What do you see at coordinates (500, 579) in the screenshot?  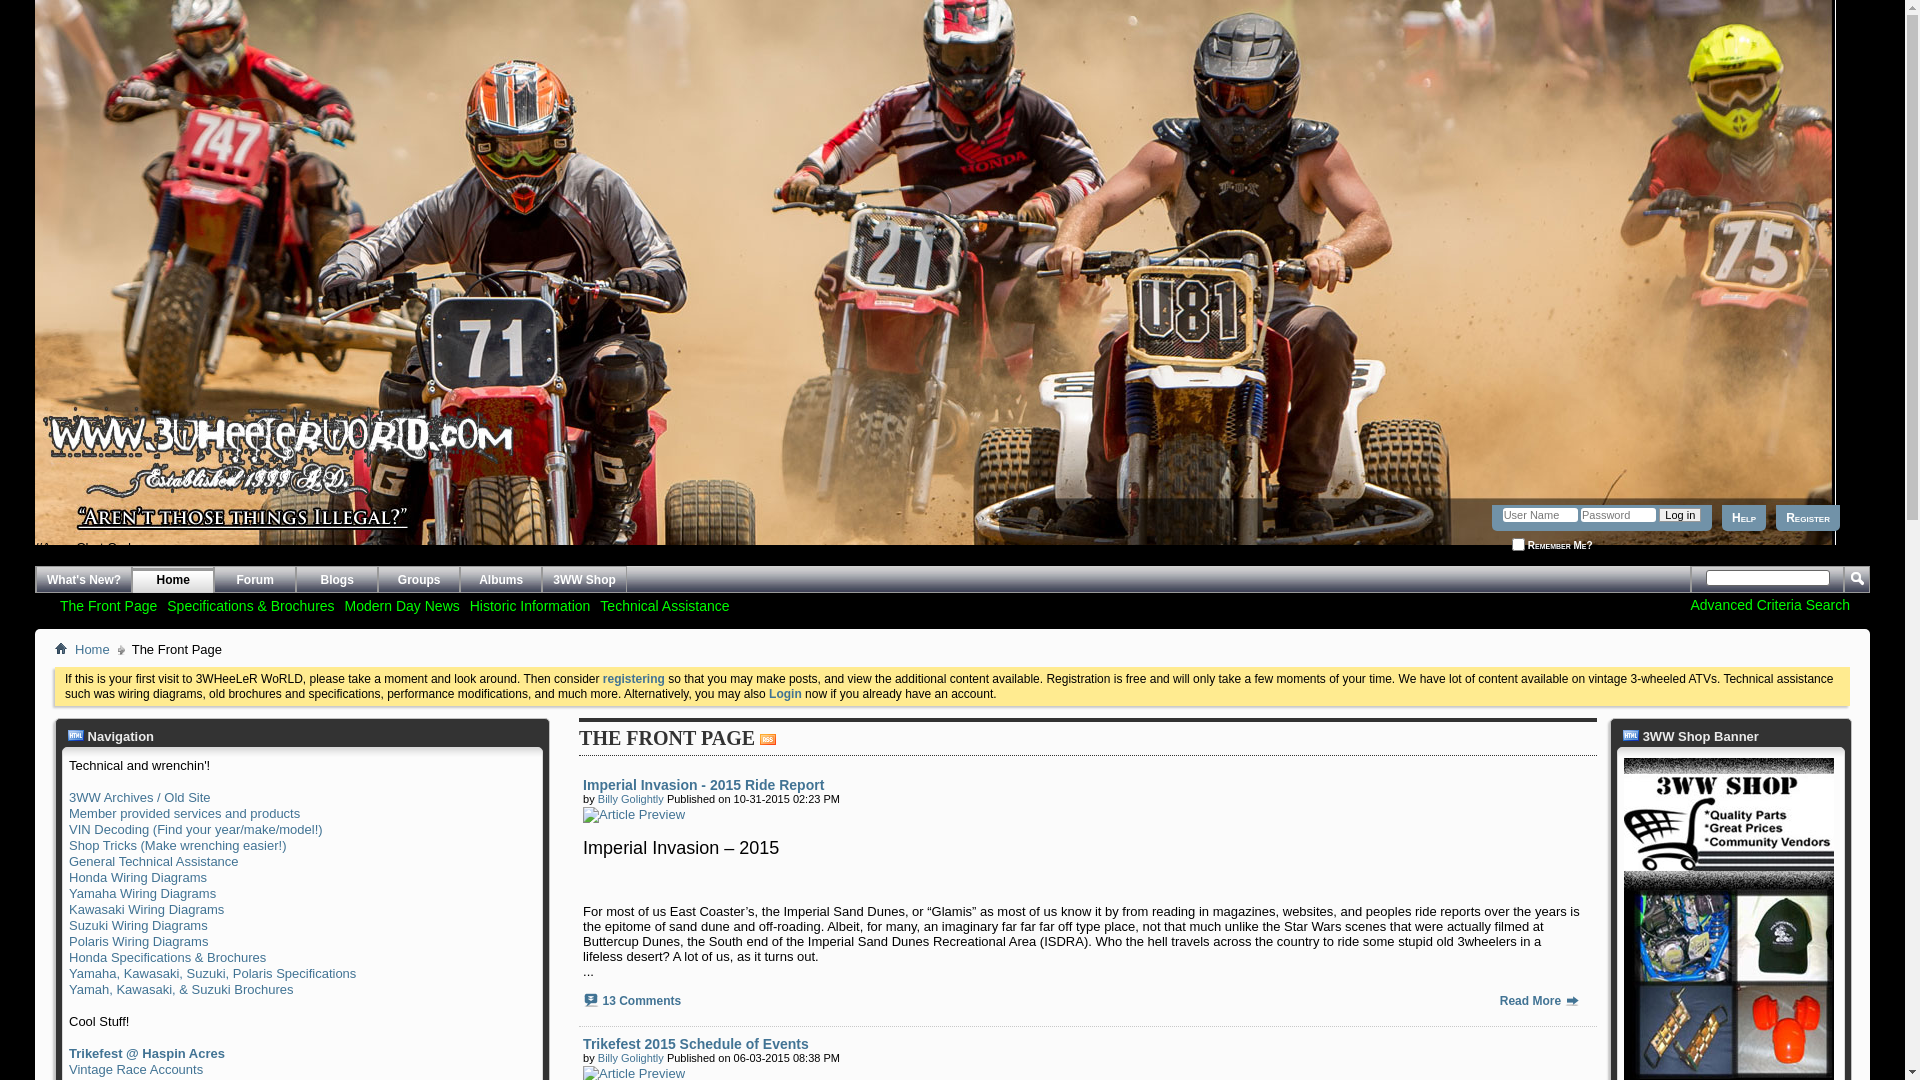 I see `'Albums'` at bounding box center [500, 579].